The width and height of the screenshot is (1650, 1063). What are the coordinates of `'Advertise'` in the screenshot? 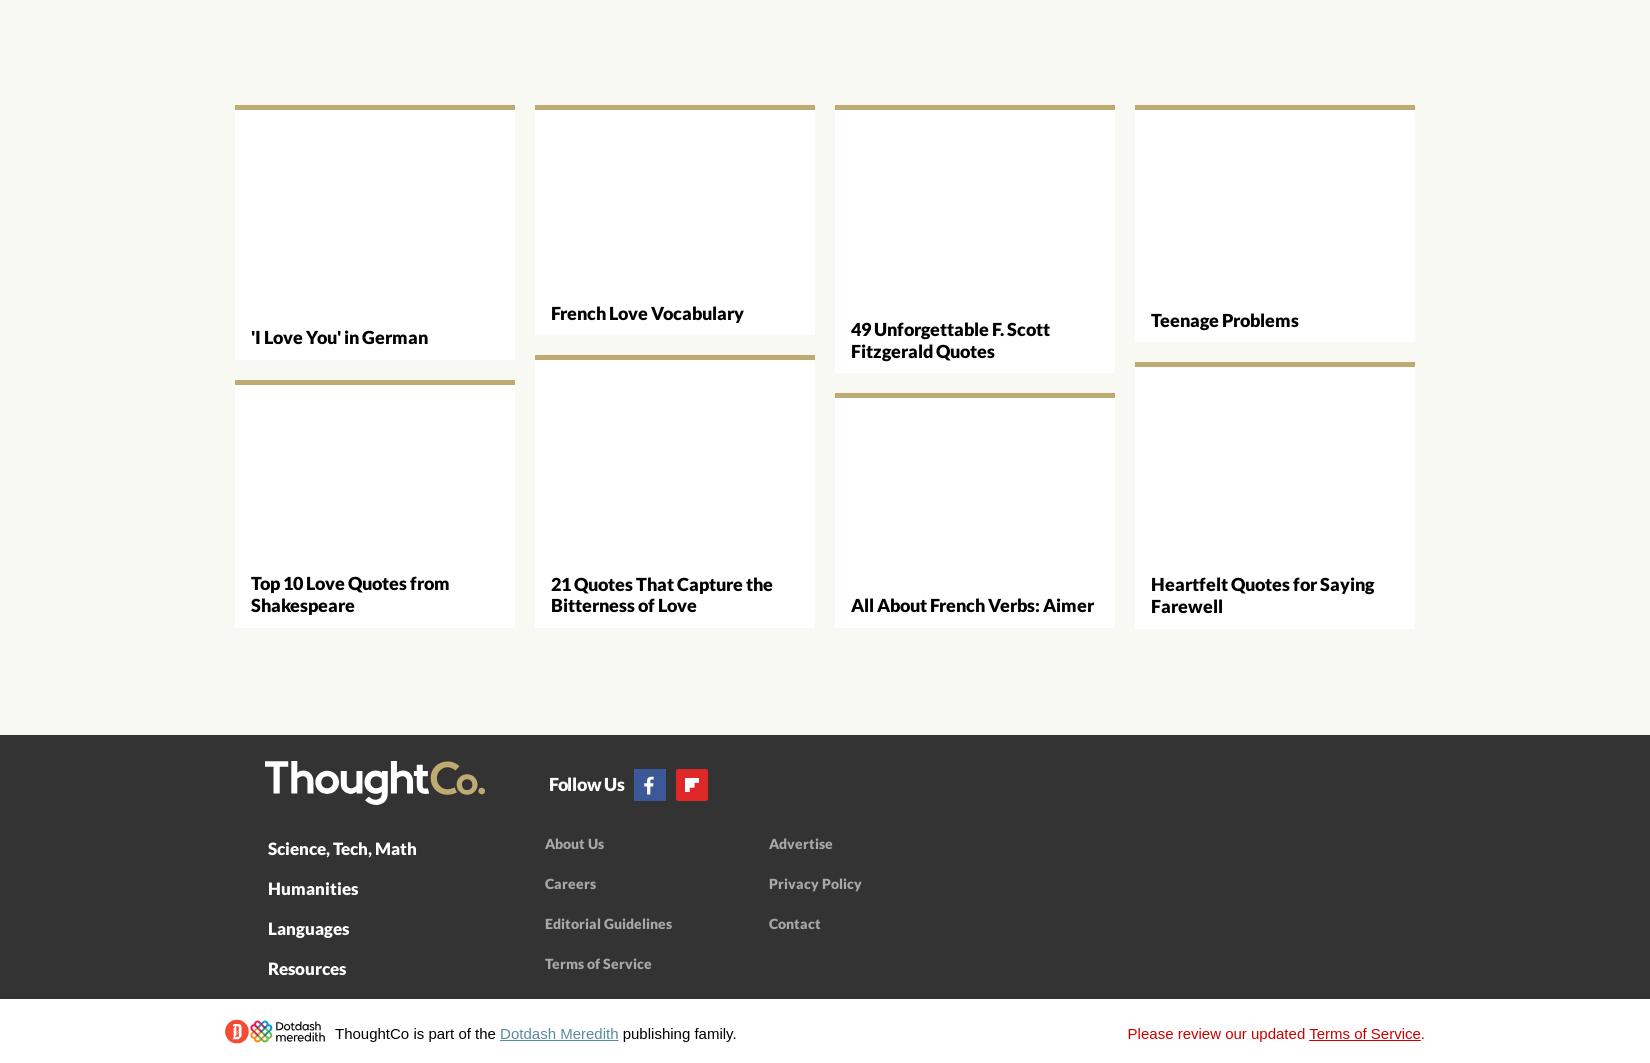 It's located at (800, 842).